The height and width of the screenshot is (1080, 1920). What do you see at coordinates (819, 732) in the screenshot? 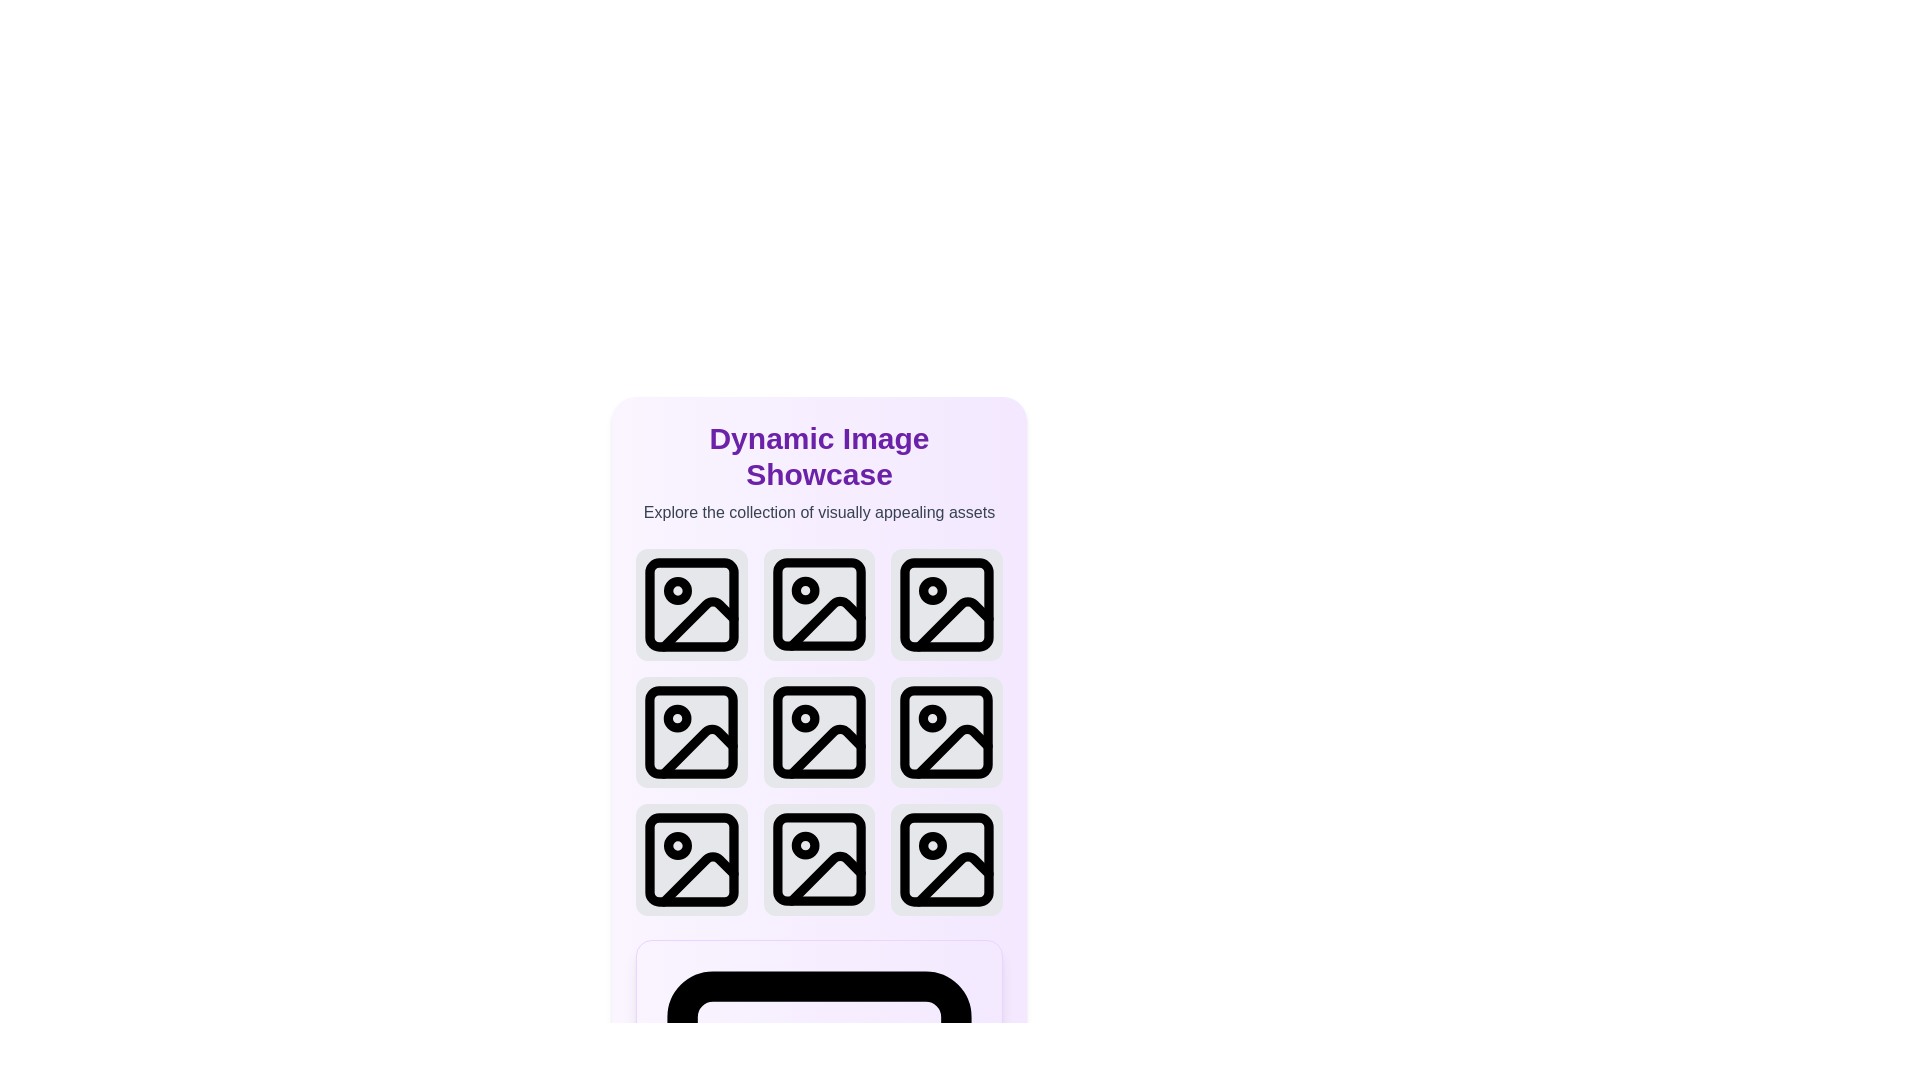
I see `the center tile in the second row of a 3x3 grid layout, which is an image placeholder representing media or gallery items` at bounding box center [819, 732].